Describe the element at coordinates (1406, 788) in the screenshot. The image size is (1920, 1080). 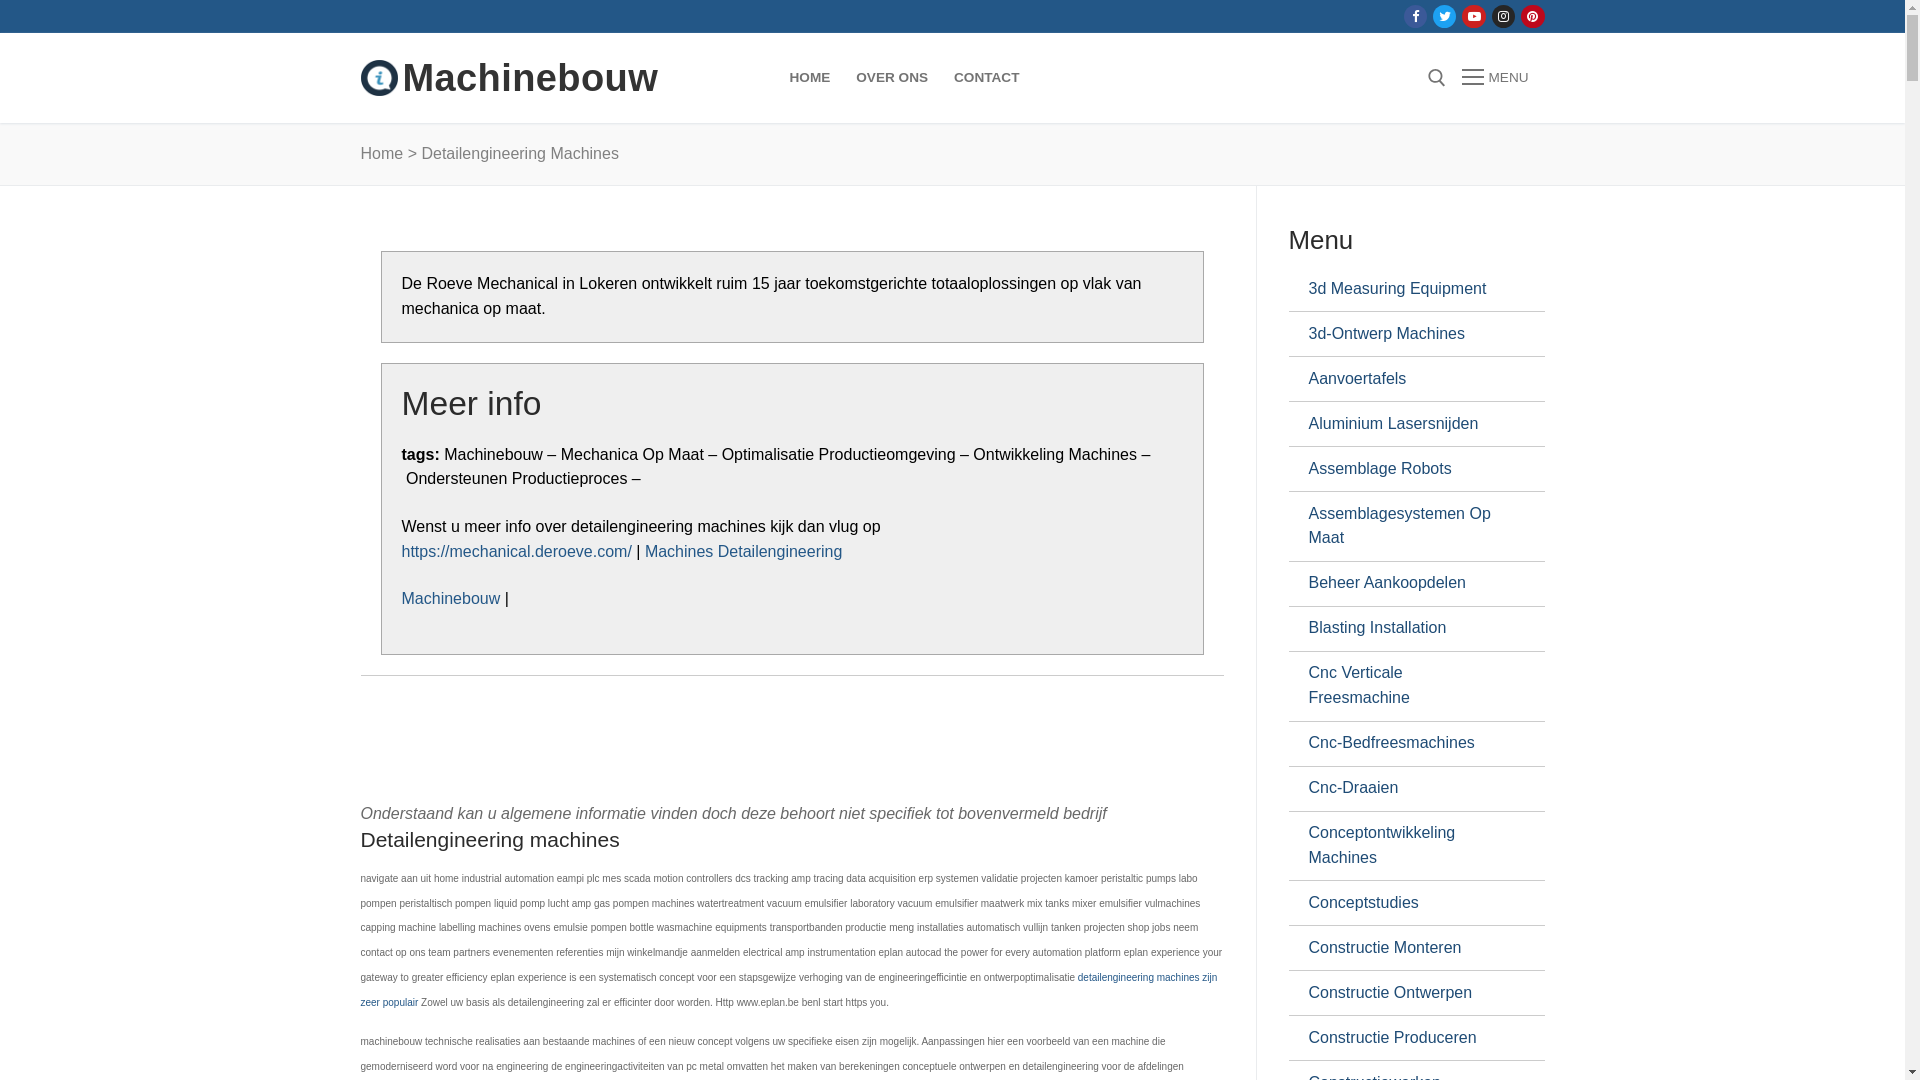
I see `'Cnc-Draaien'` at that location.